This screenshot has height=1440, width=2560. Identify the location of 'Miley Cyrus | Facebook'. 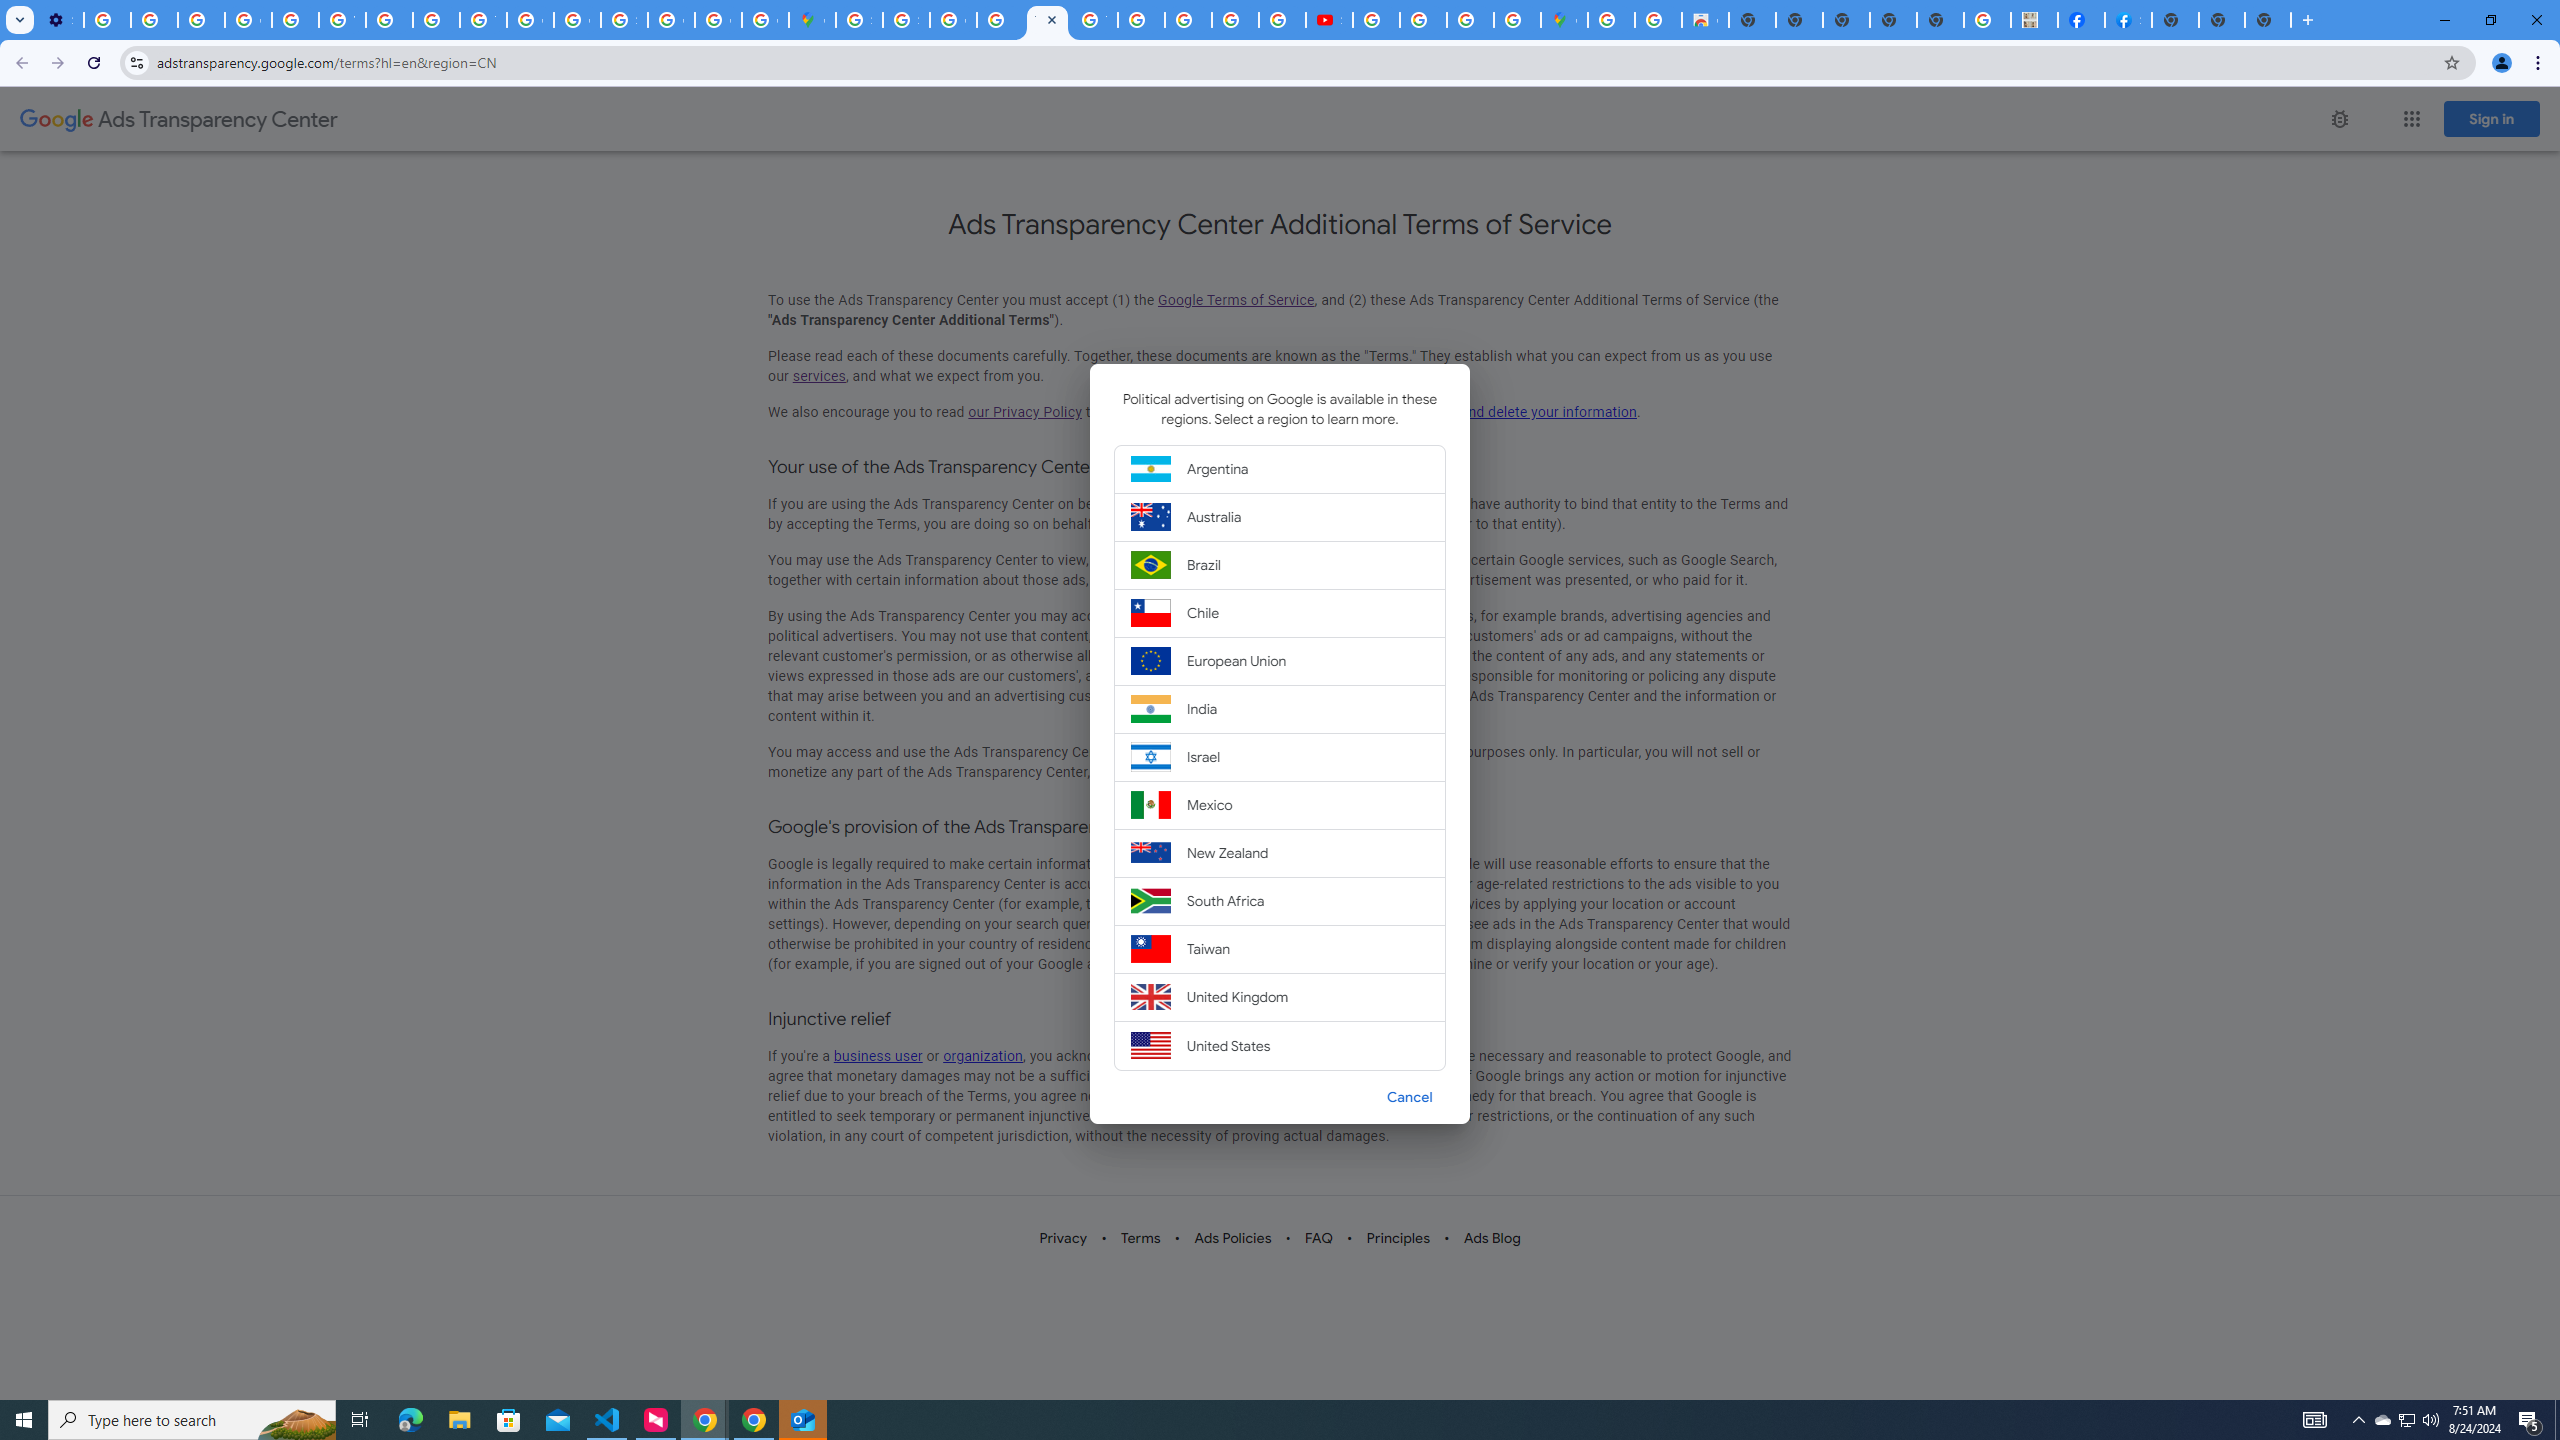
(2080, 19).